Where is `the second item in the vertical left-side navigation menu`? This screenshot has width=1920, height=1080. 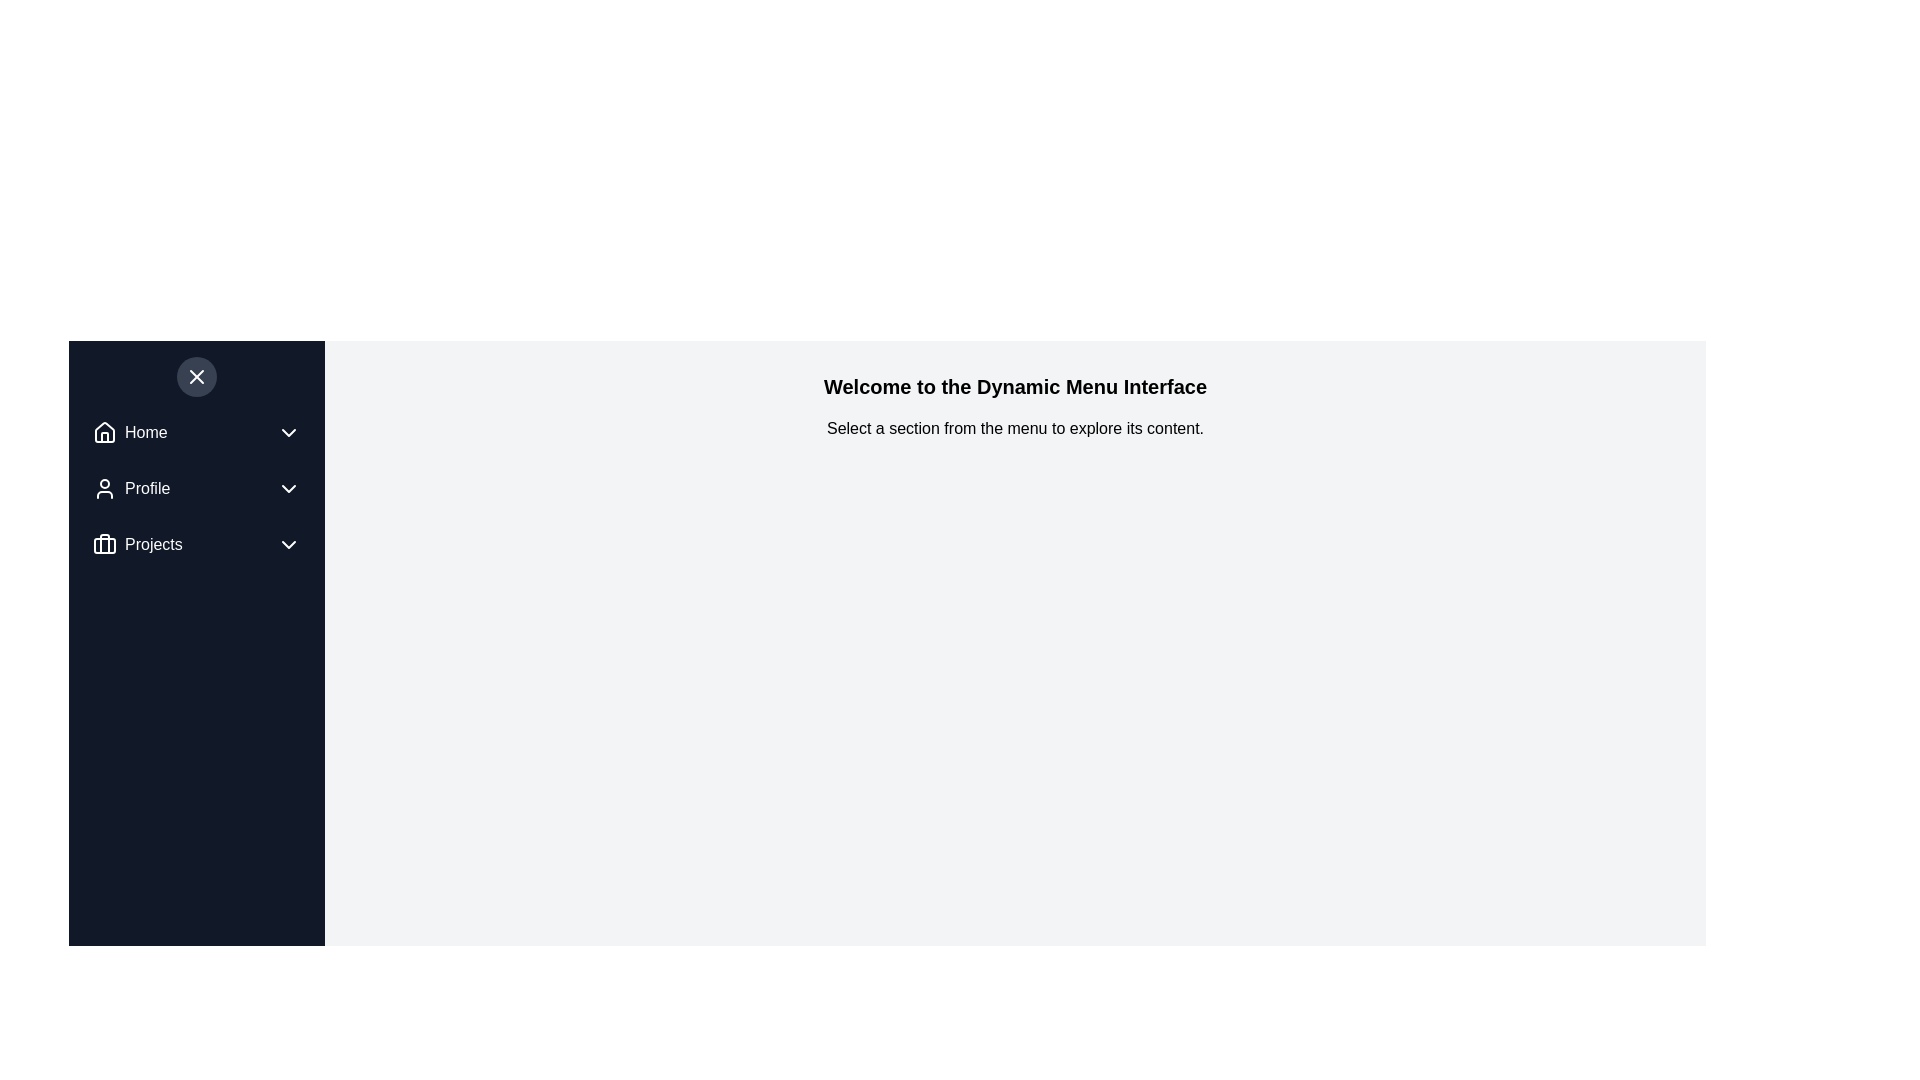 the second item in the vertical left-side navigation menu is located at coordinates (196, 489).